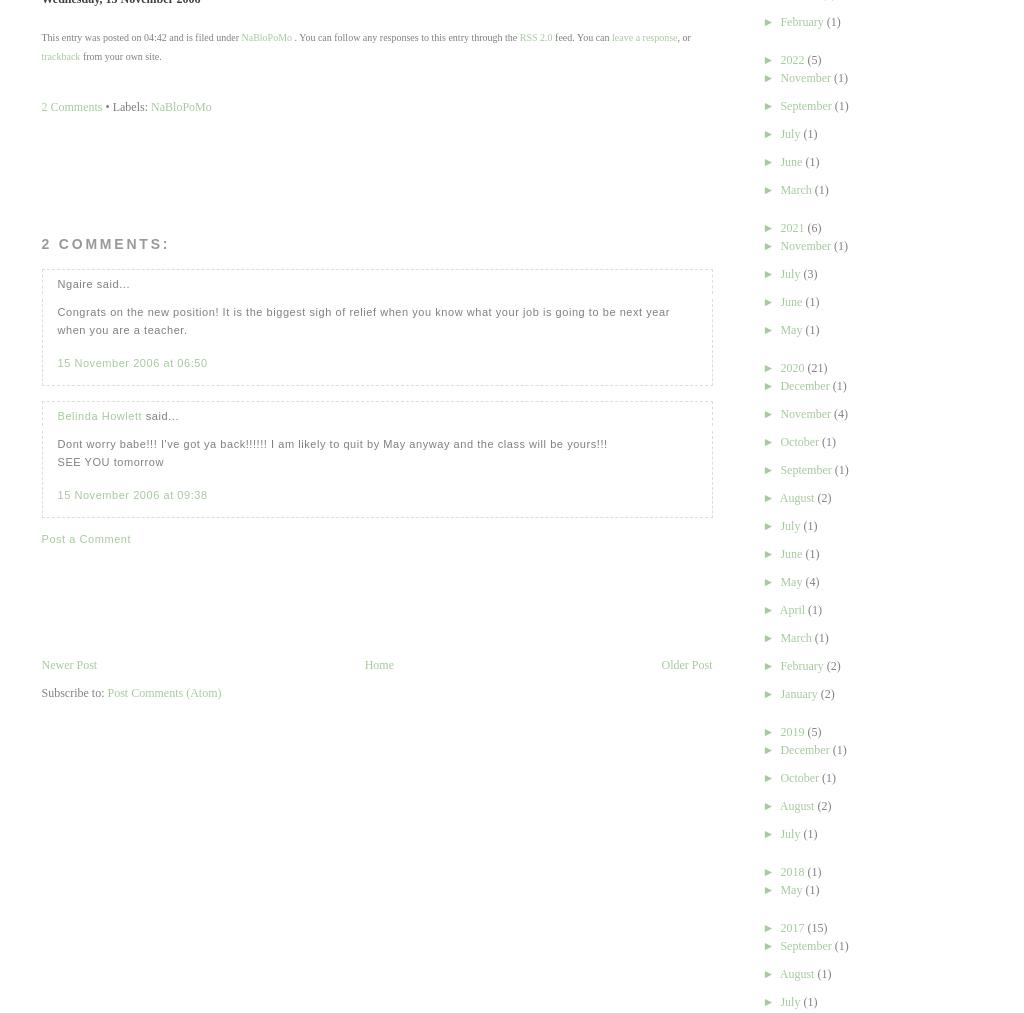 This screenshot has width=1024, height=1013. I want to click on '2017', so click(779, 928).